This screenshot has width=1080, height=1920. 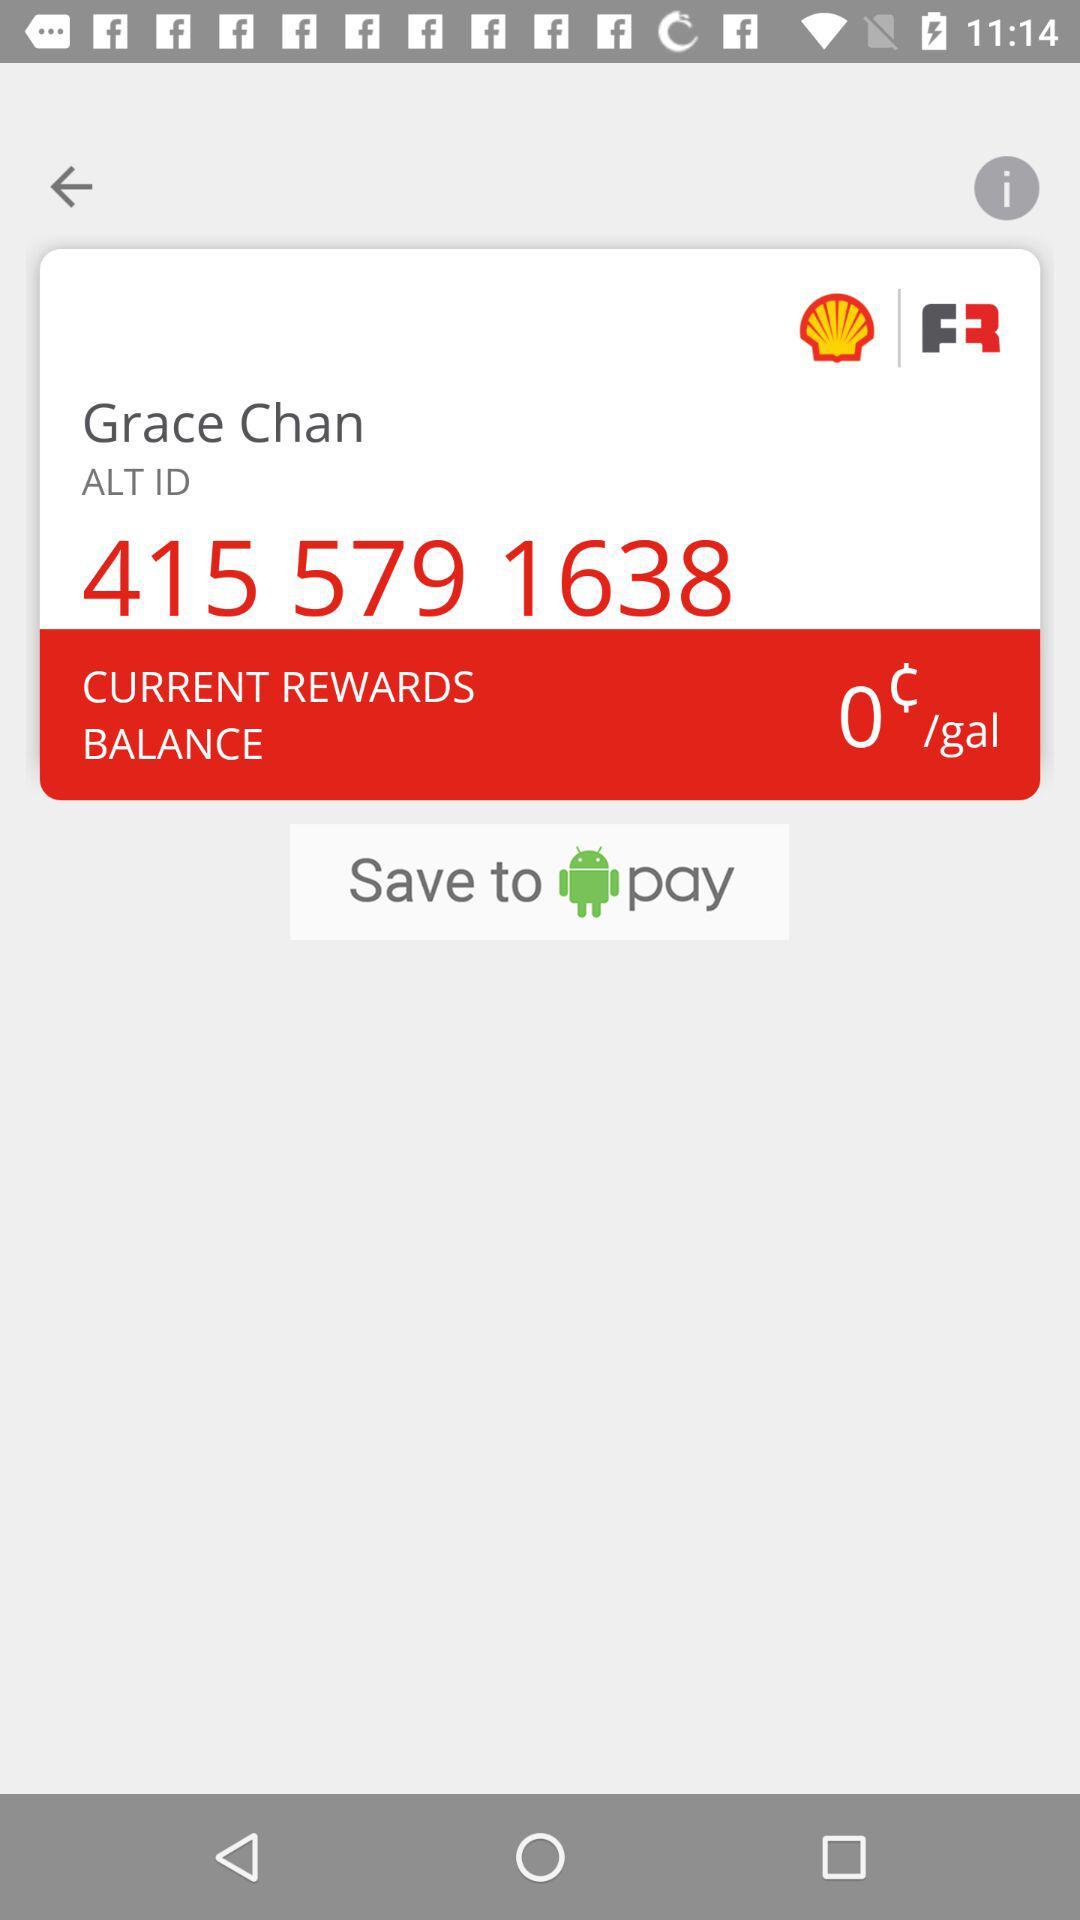 What do you see at coordinates (1006, 175) in the screenshot?
I see `open information` at bounding box center [1006, 175].